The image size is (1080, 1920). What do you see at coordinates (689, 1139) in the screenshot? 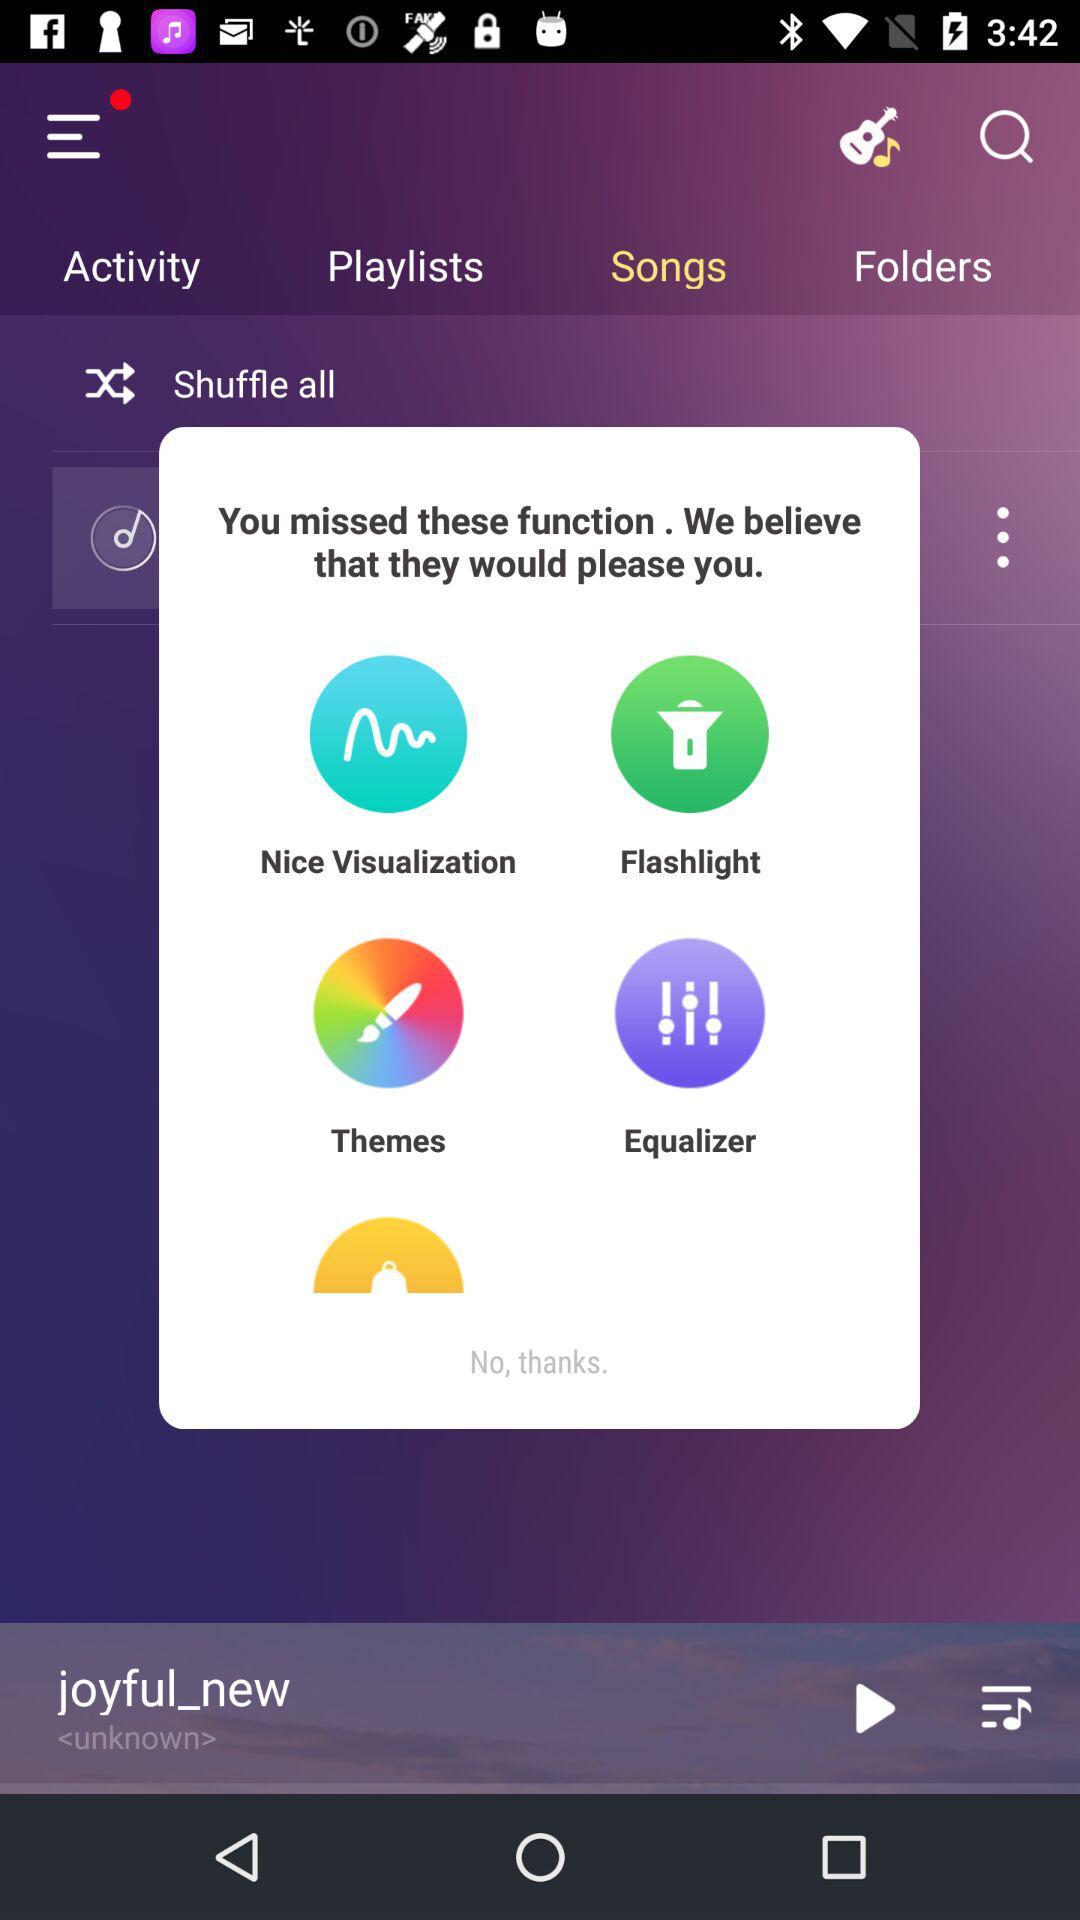
I see `item next to themes item` at bounding box center [689, 1139].